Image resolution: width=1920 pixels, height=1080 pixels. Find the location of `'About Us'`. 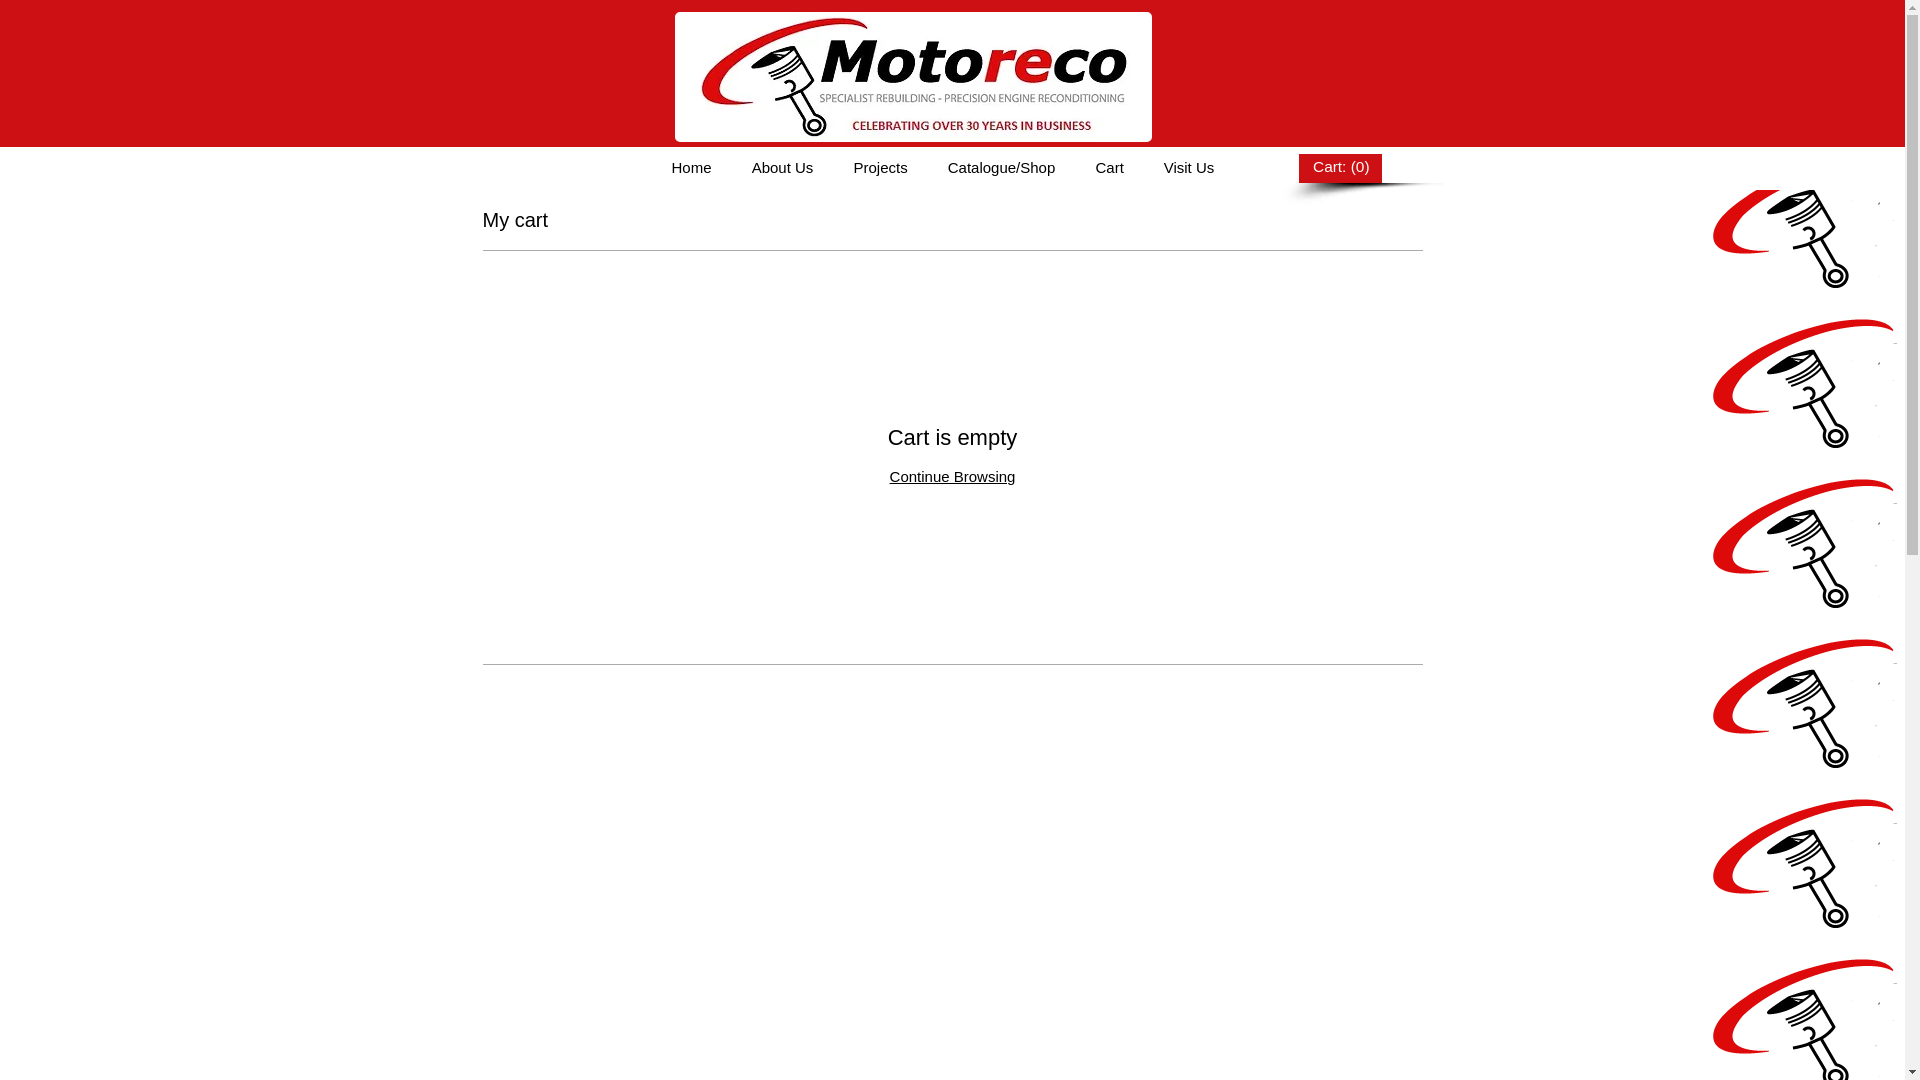

'About Us' is located at coordinates (781, 167).